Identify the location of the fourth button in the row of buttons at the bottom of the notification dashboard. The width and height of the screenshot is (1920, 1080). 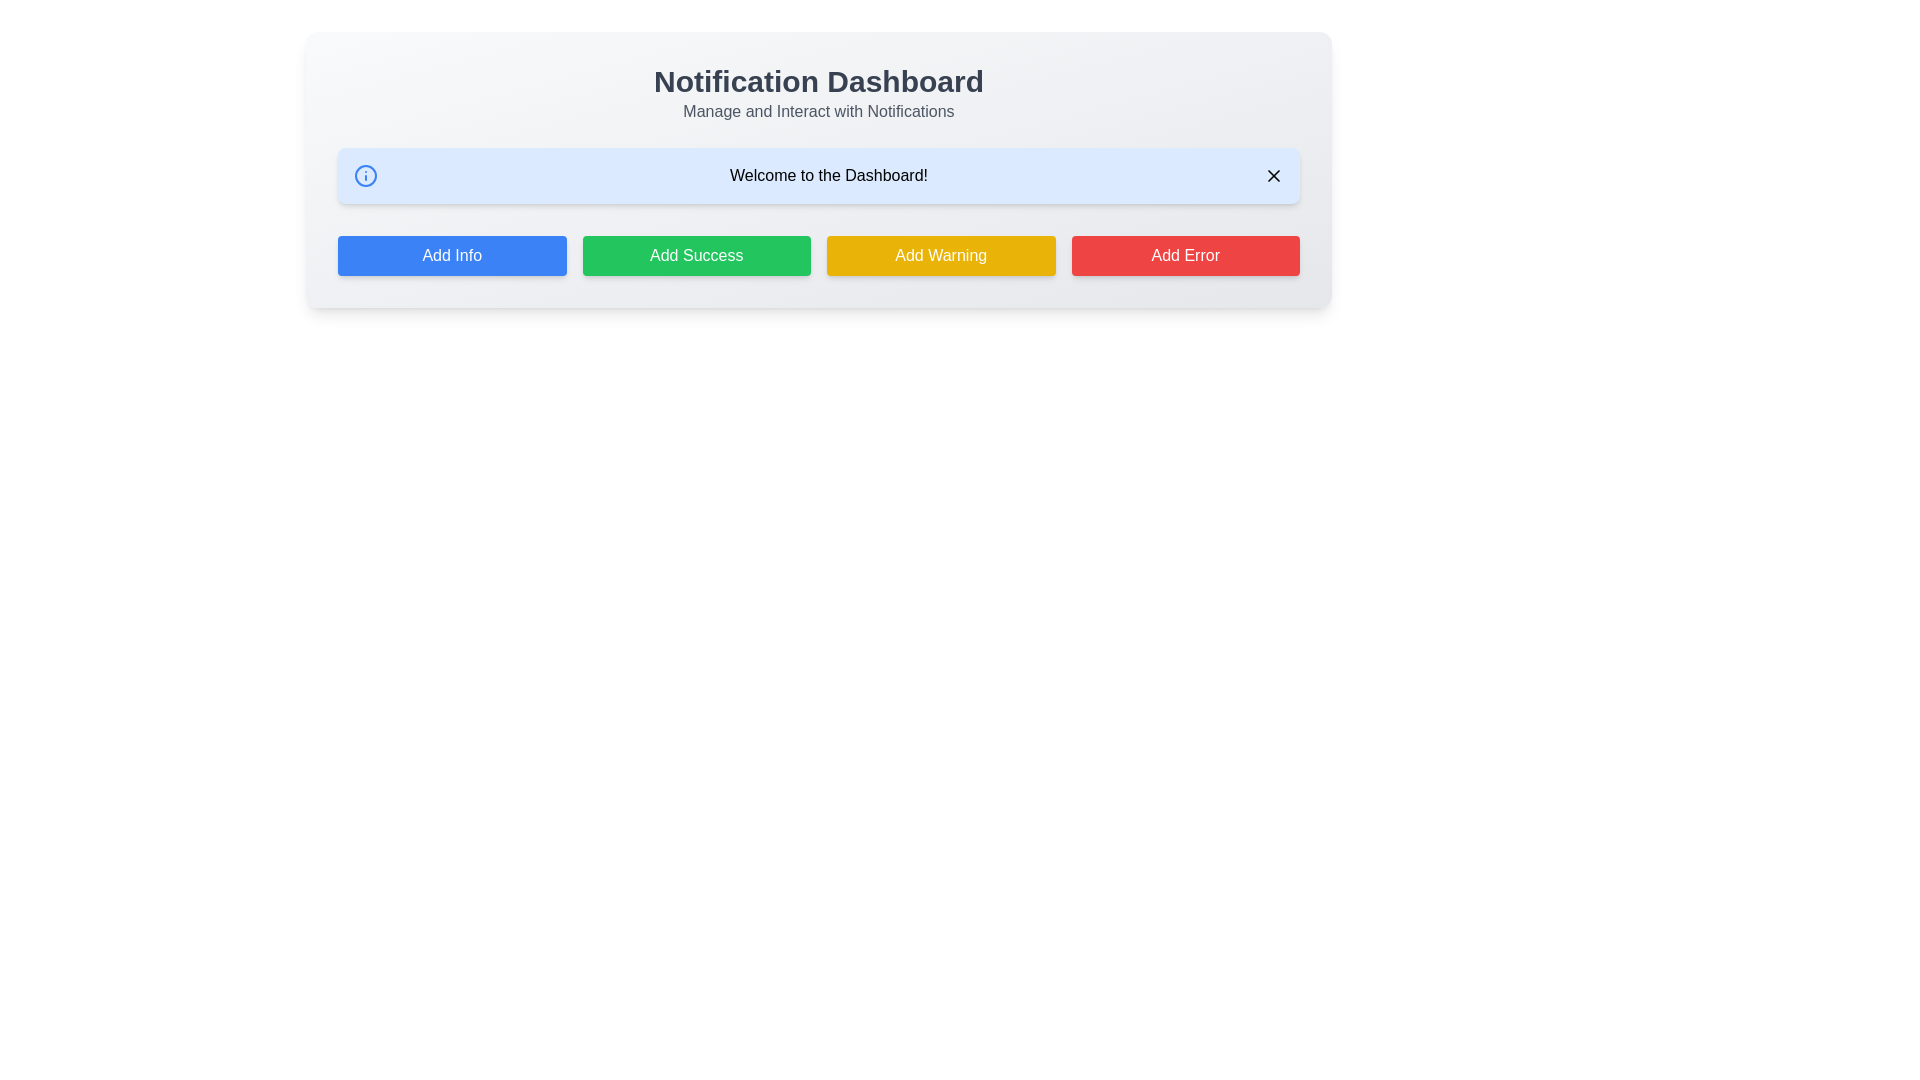
(1185, 254).